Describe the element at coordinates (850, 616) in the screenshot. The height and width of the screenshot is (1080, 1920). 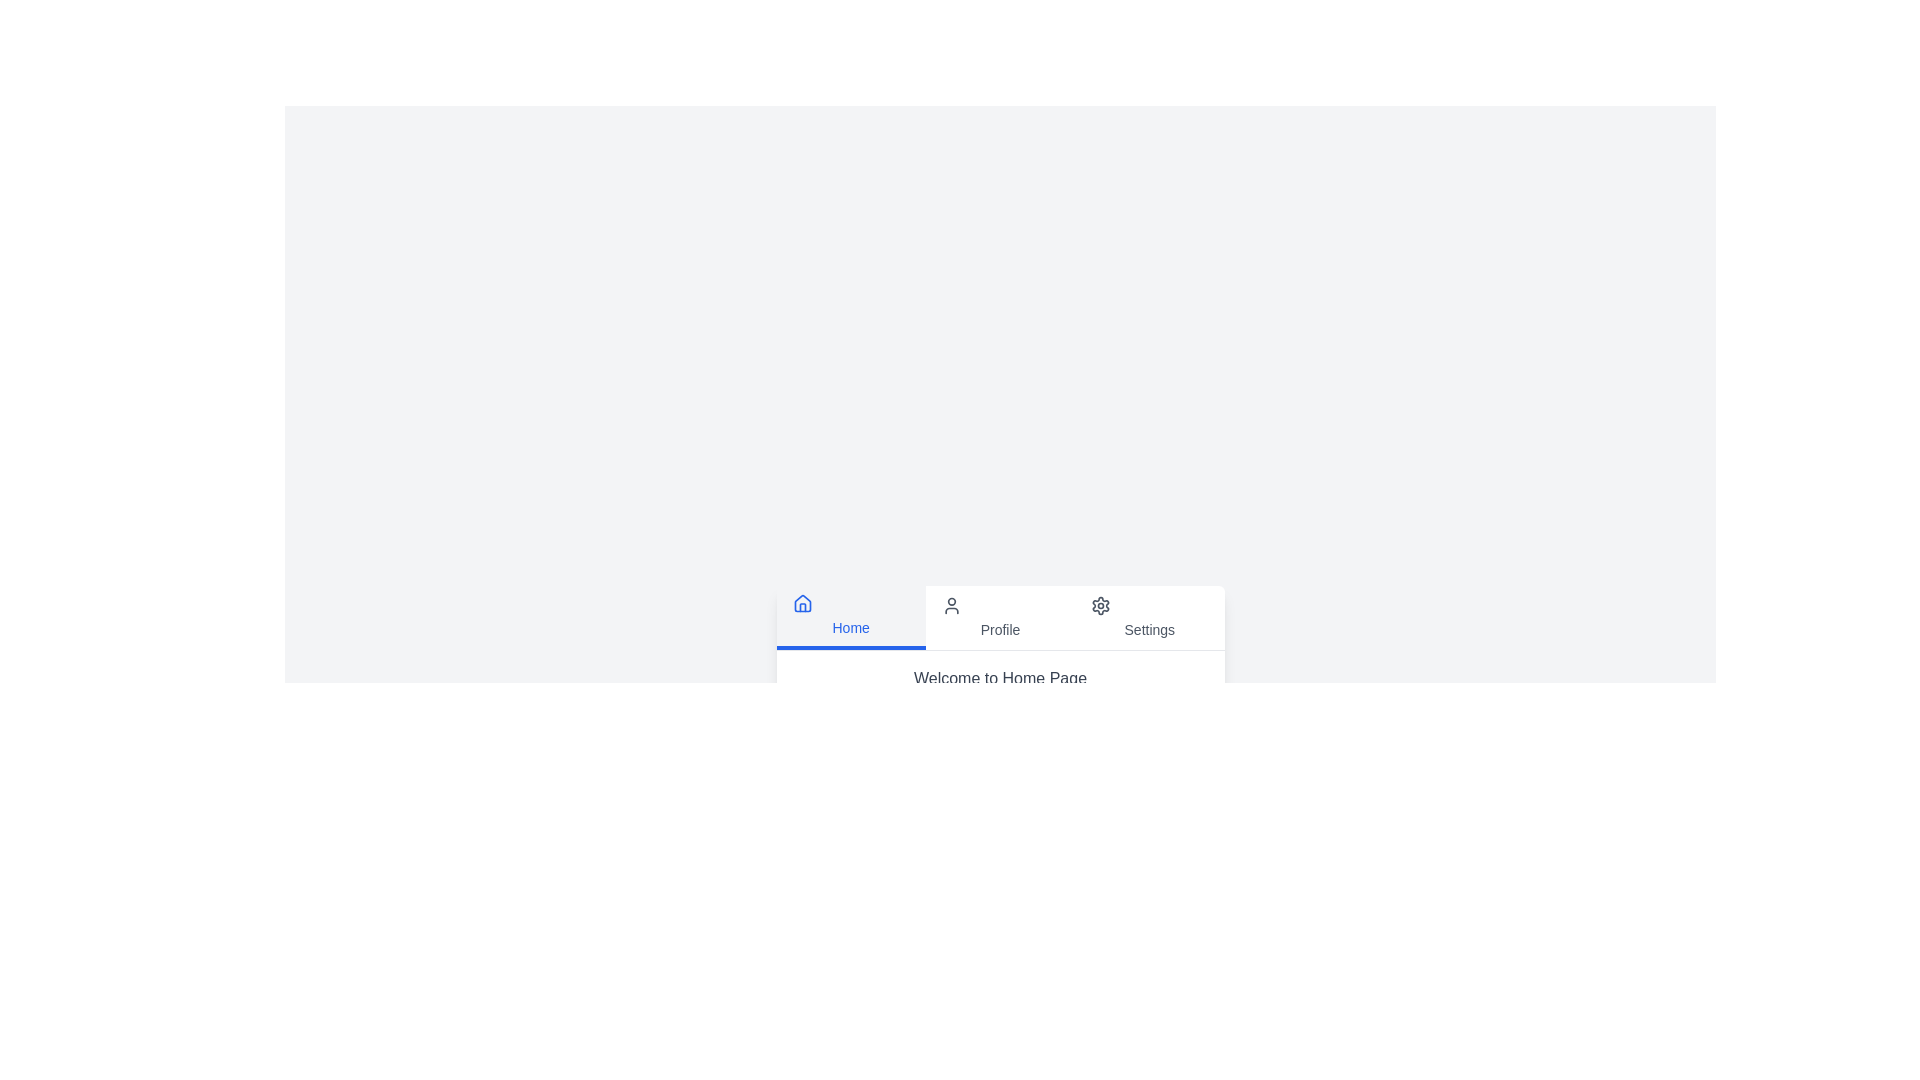
I see `the Home tab to switch to its view` at that location.